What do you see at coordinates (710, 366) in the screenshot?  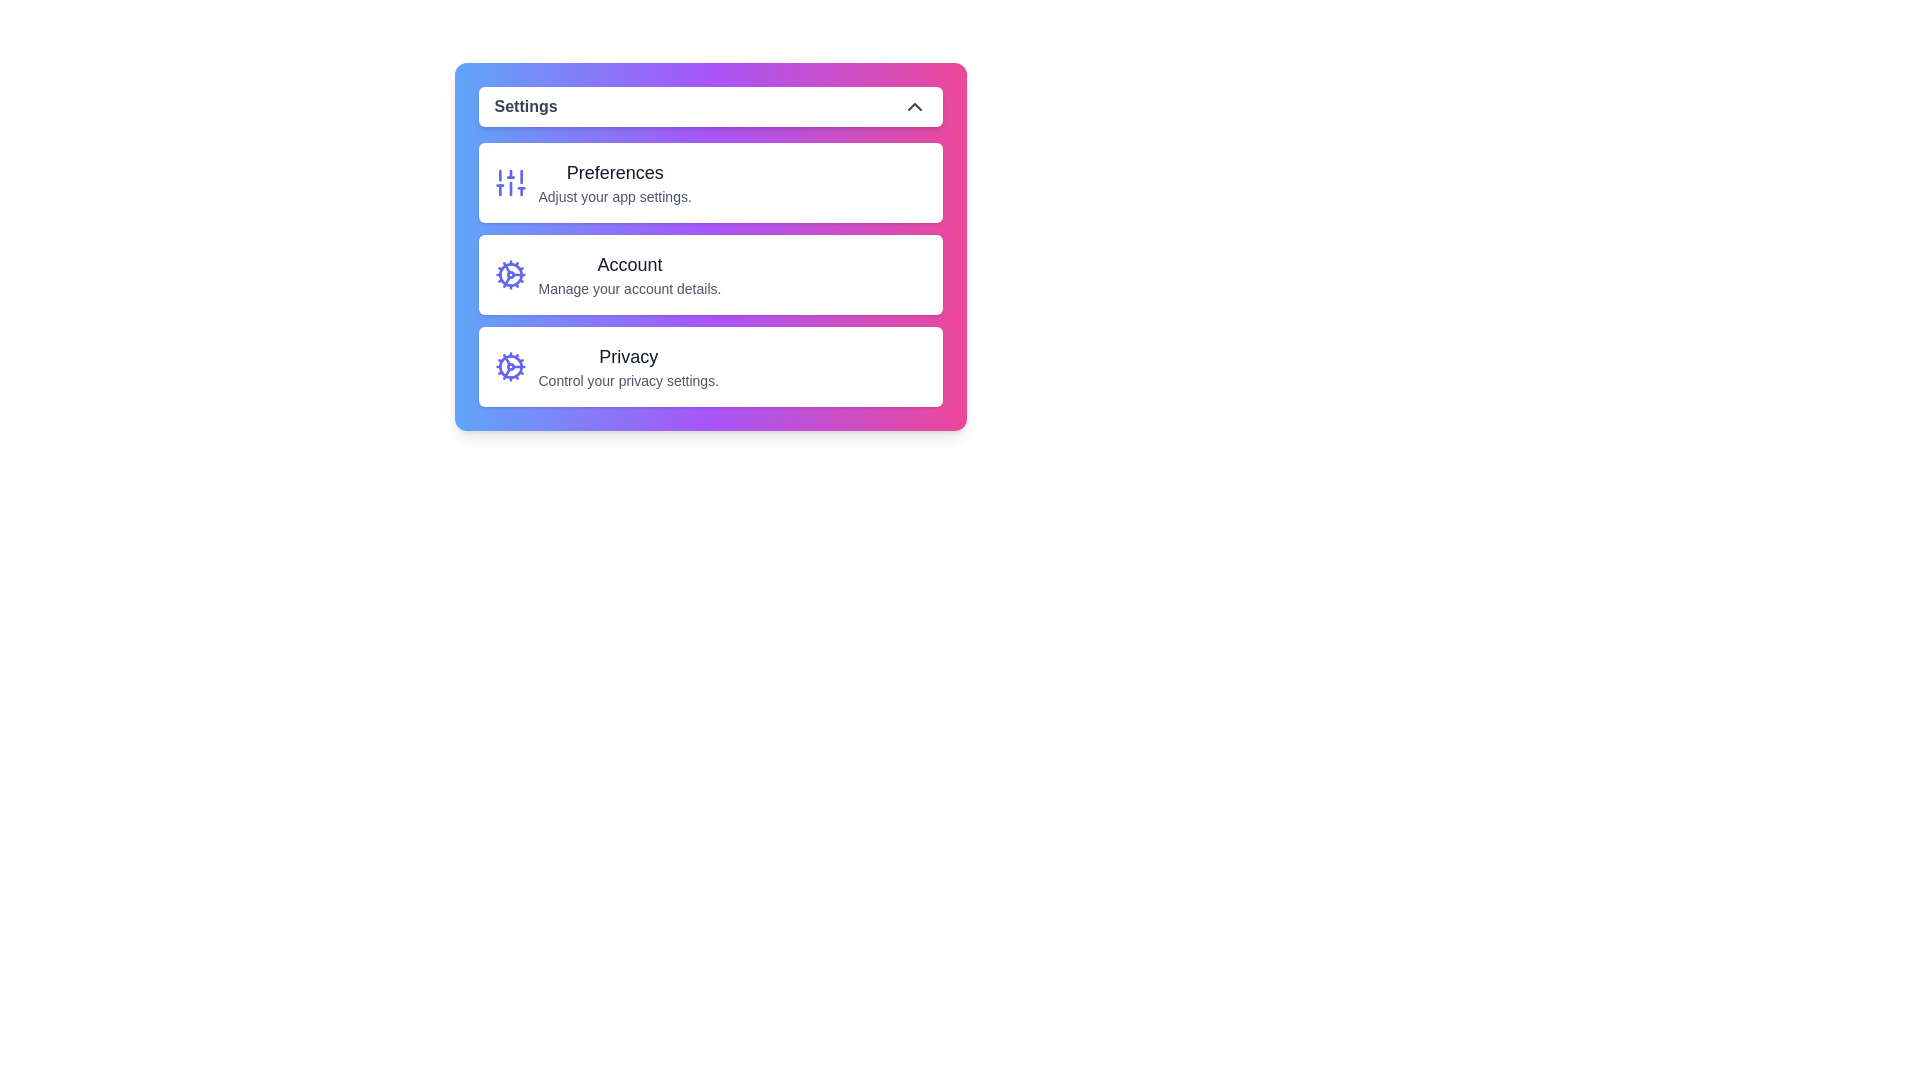 I see `the Privacy option from the settings menu` at bounding box center [710, 366].